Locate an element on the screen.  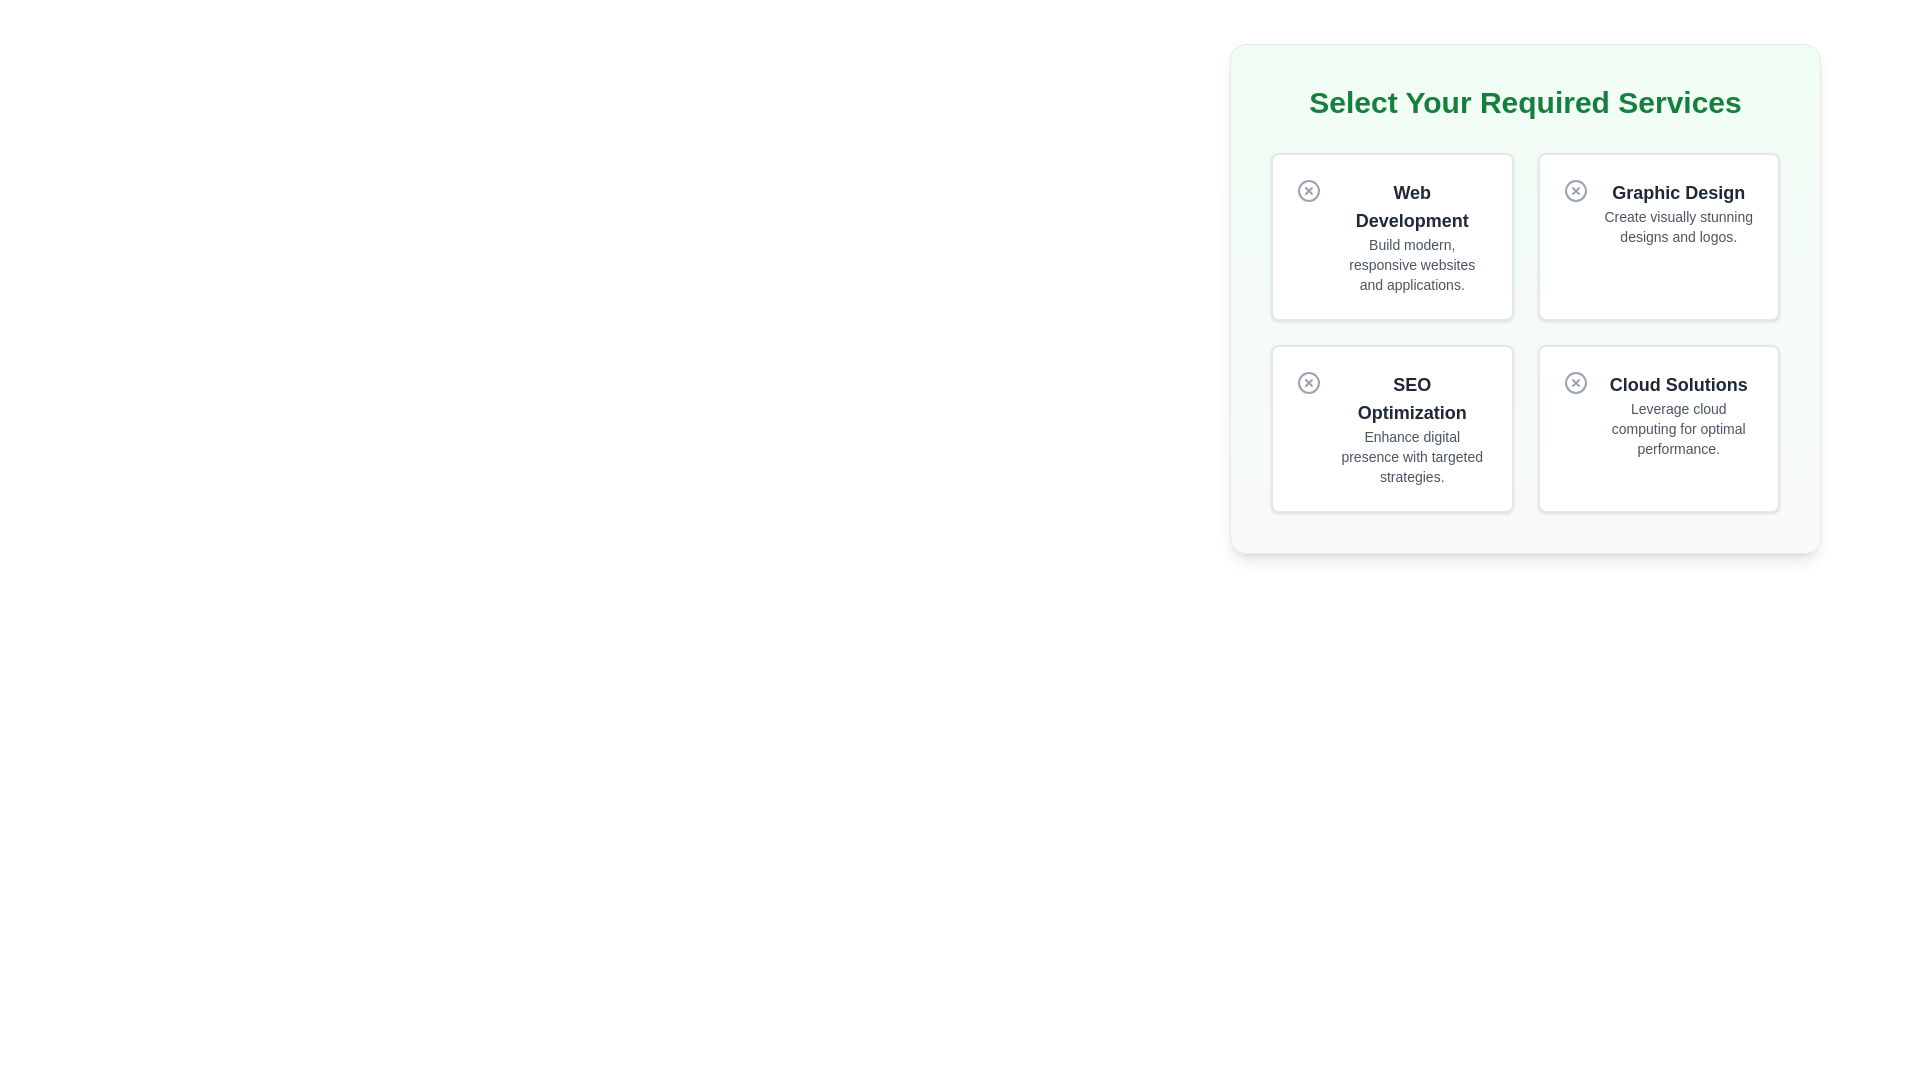
text displayed in the Text Label located in the top-left card of the four-card grid, which represents the title or key focus of web development services is located at coordinates (1411, 207).